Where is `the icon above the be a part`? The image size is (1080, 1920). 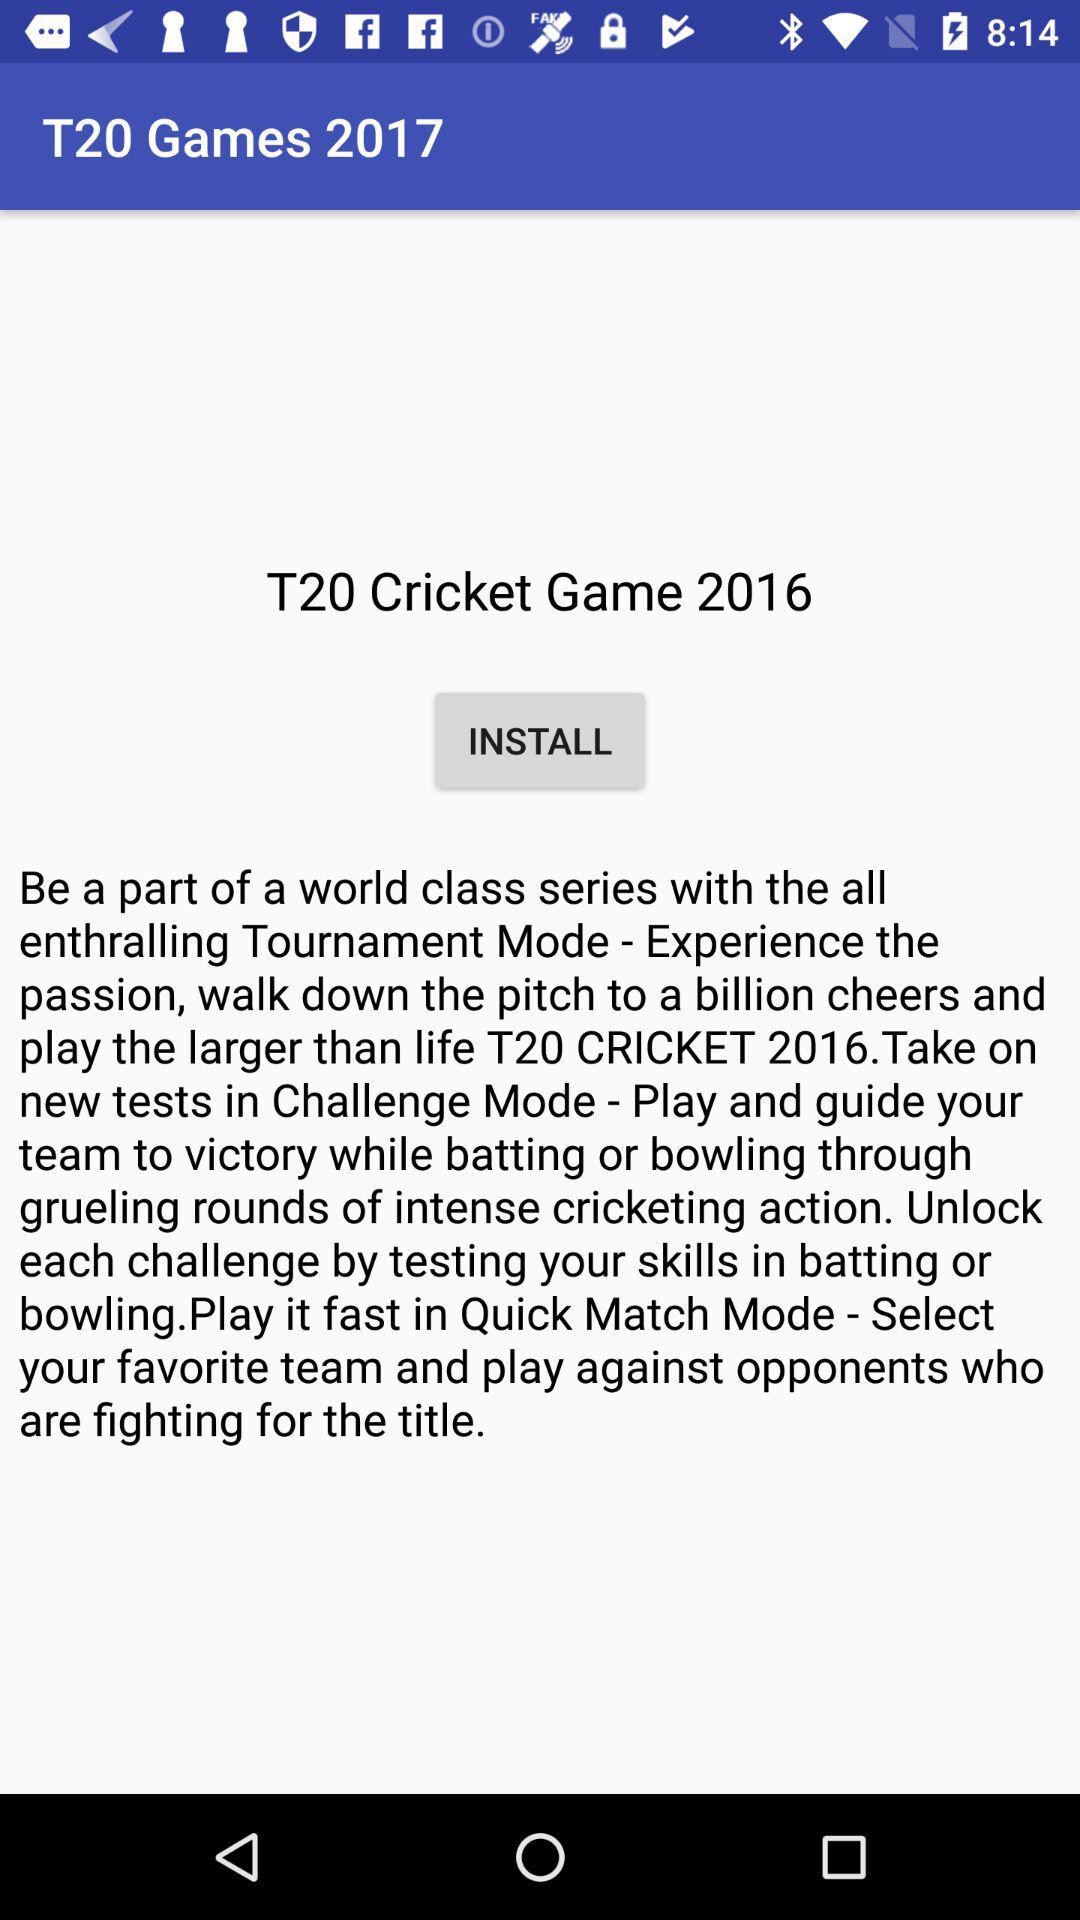 the icon above the be a part is located at coordinates (540, 739).